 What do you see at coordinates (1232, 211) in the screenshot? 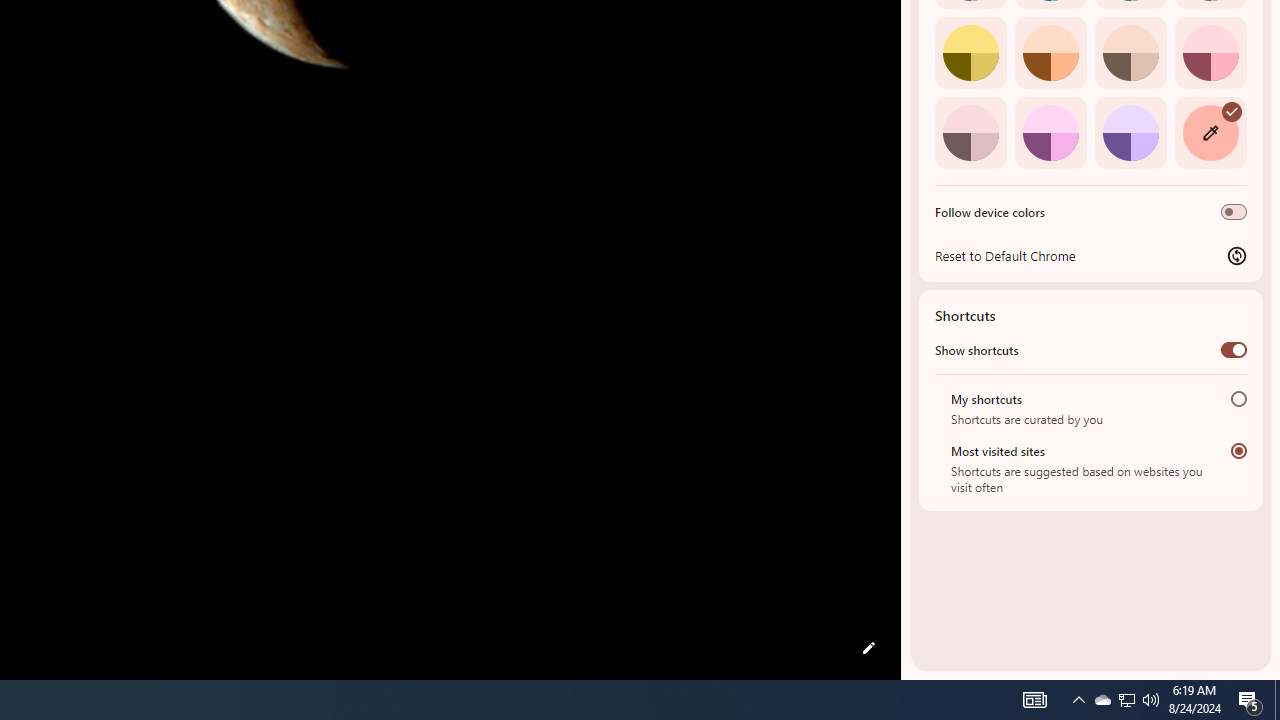
I see `'Follow device colors'` at bounding box center [1232, 211].